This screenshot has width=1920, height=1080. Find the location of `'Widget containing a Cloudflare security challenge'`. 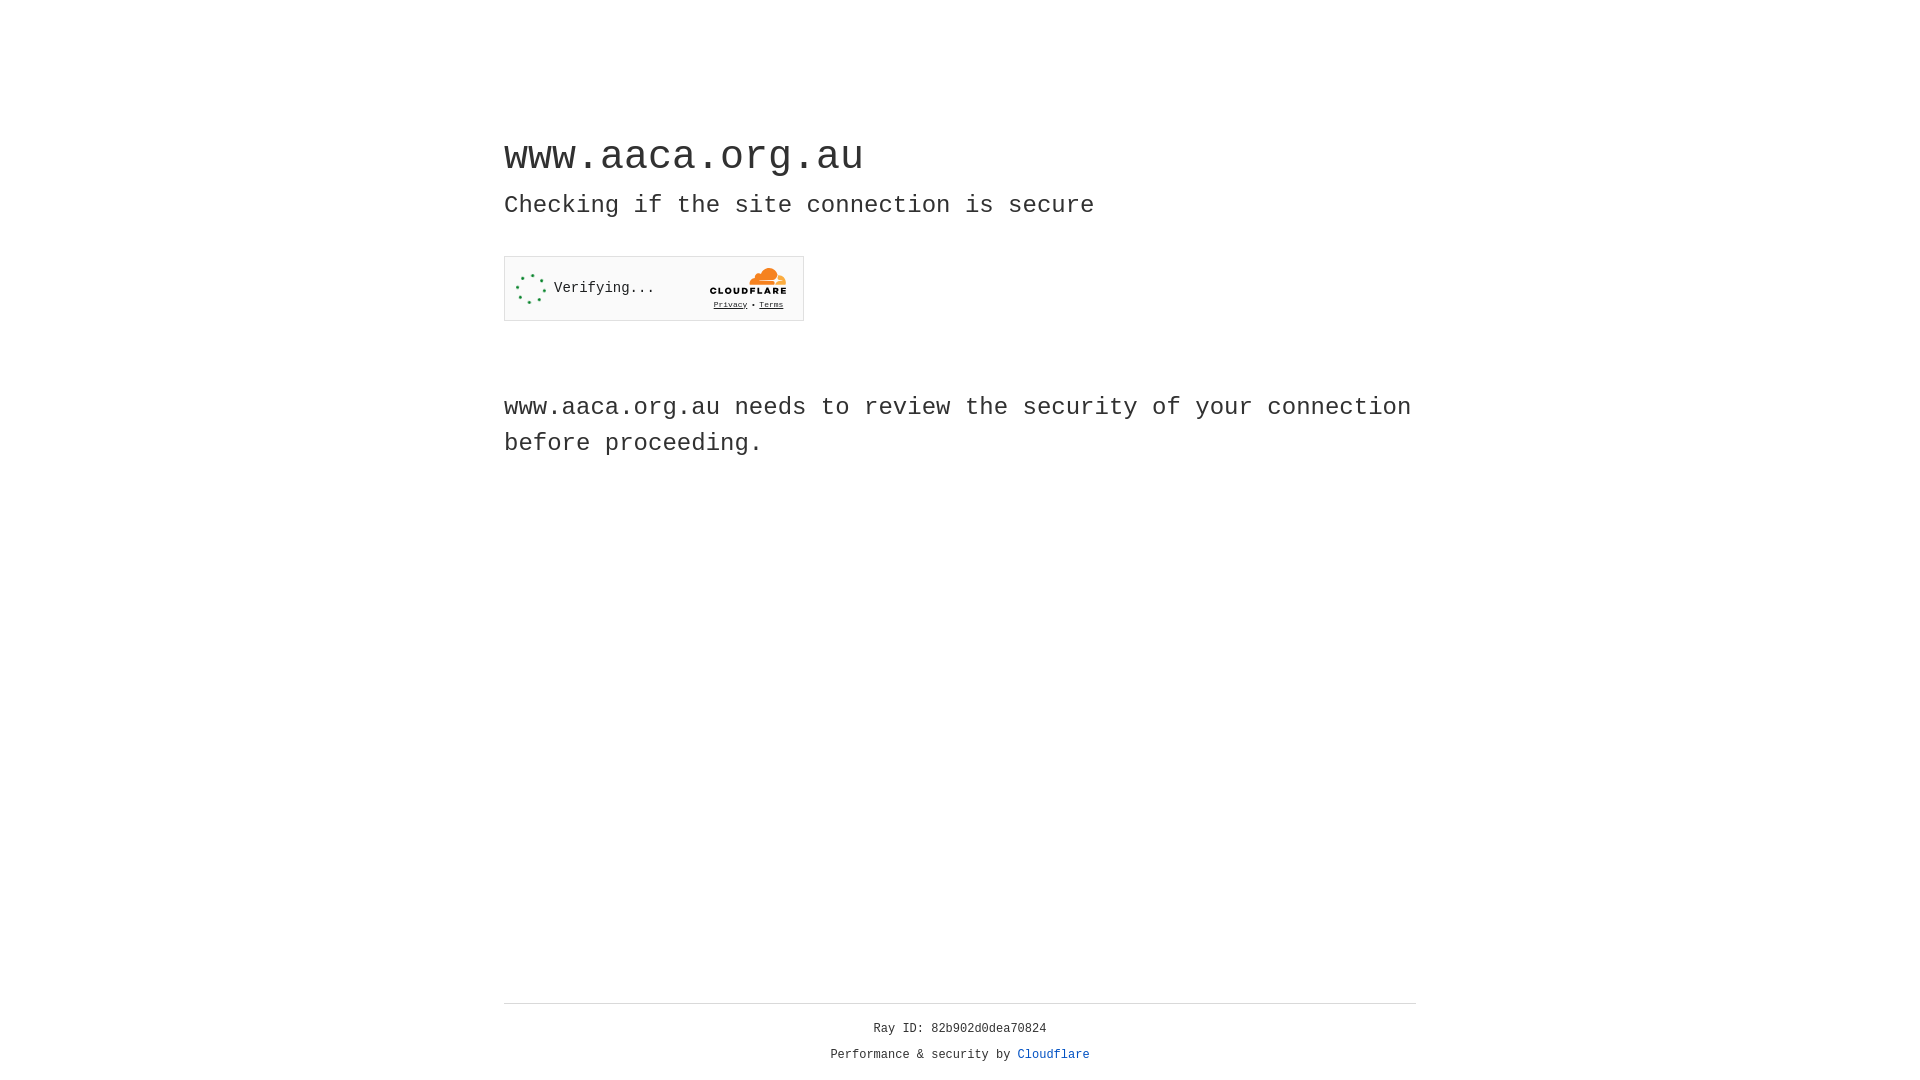

'Widget containing a Cloudflare security challenge' is located at coordinates (653, 288).